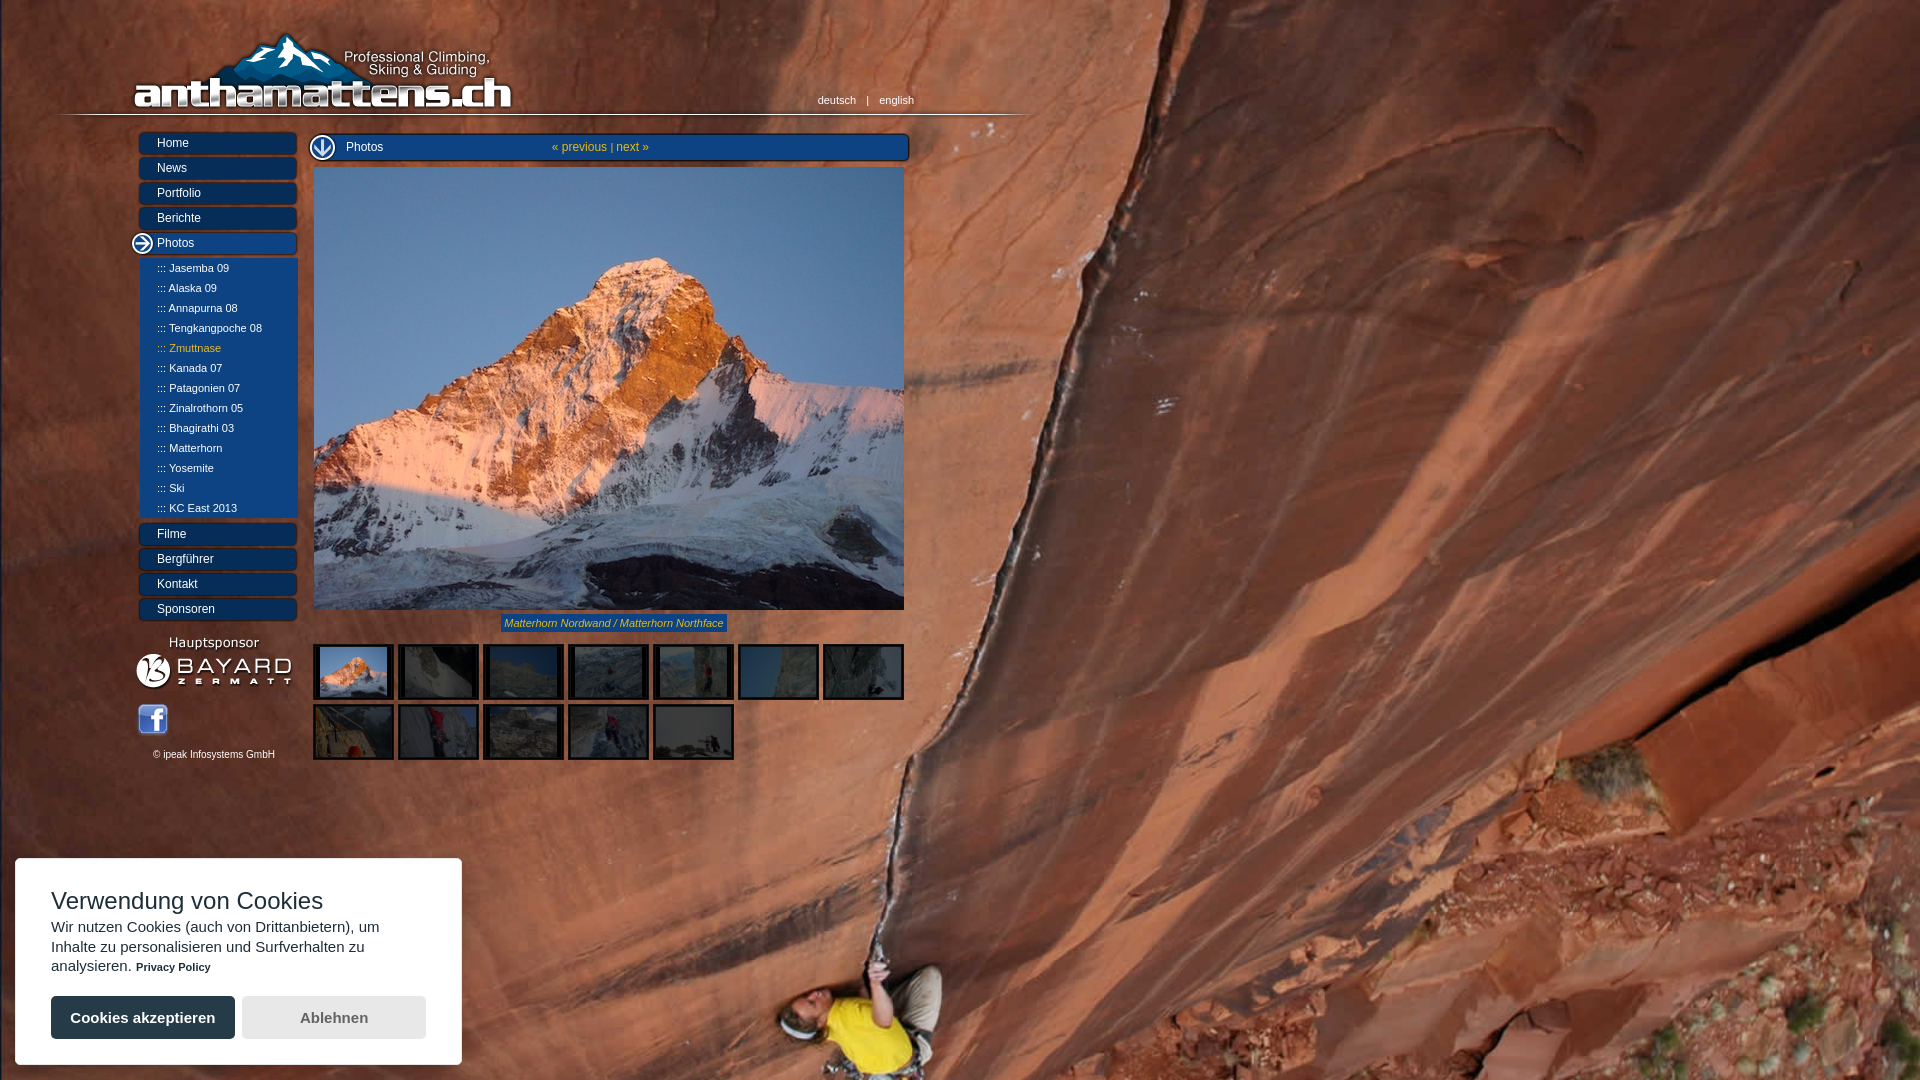 Image resolution: width=1920 pixels, height=1080 pixels. I want to click on 'Filme', so click(157, 532).